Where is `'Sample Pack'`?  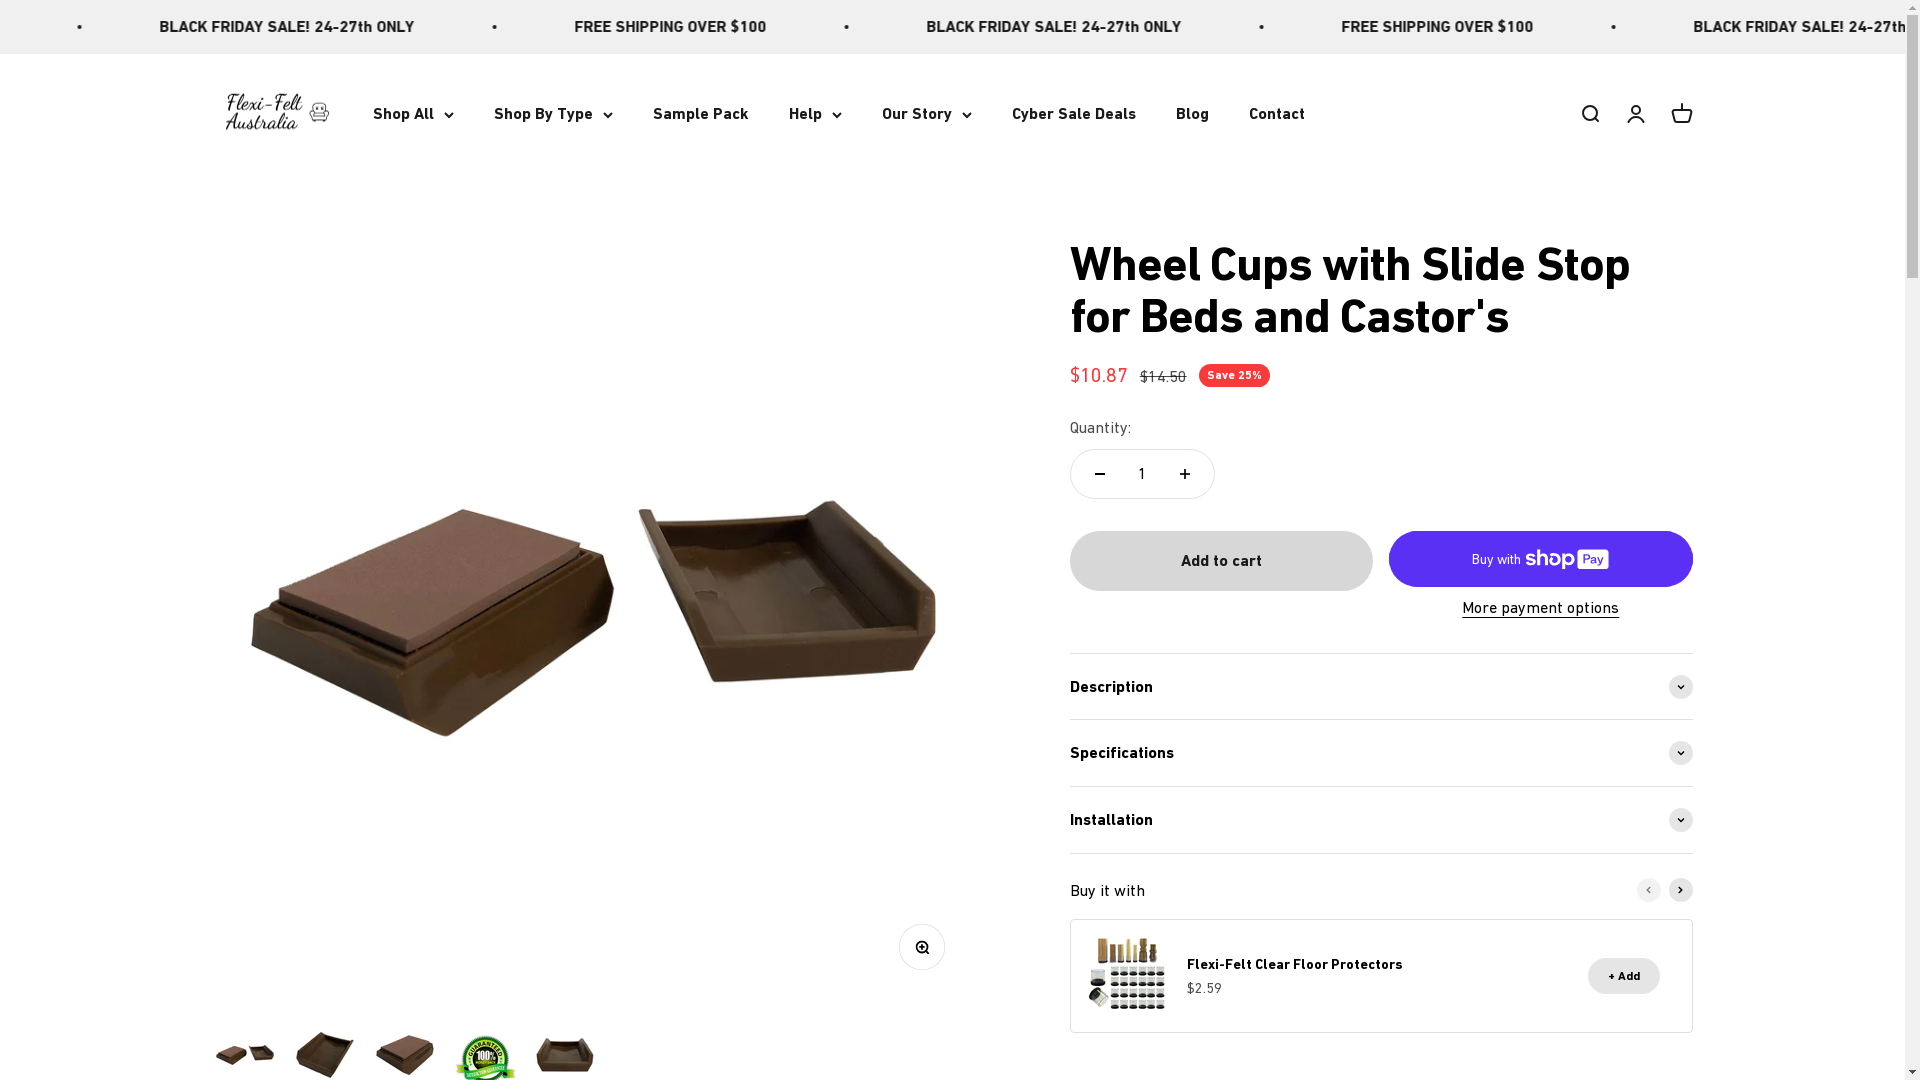
'Sample Pack' is located at coordinates (700, 113).